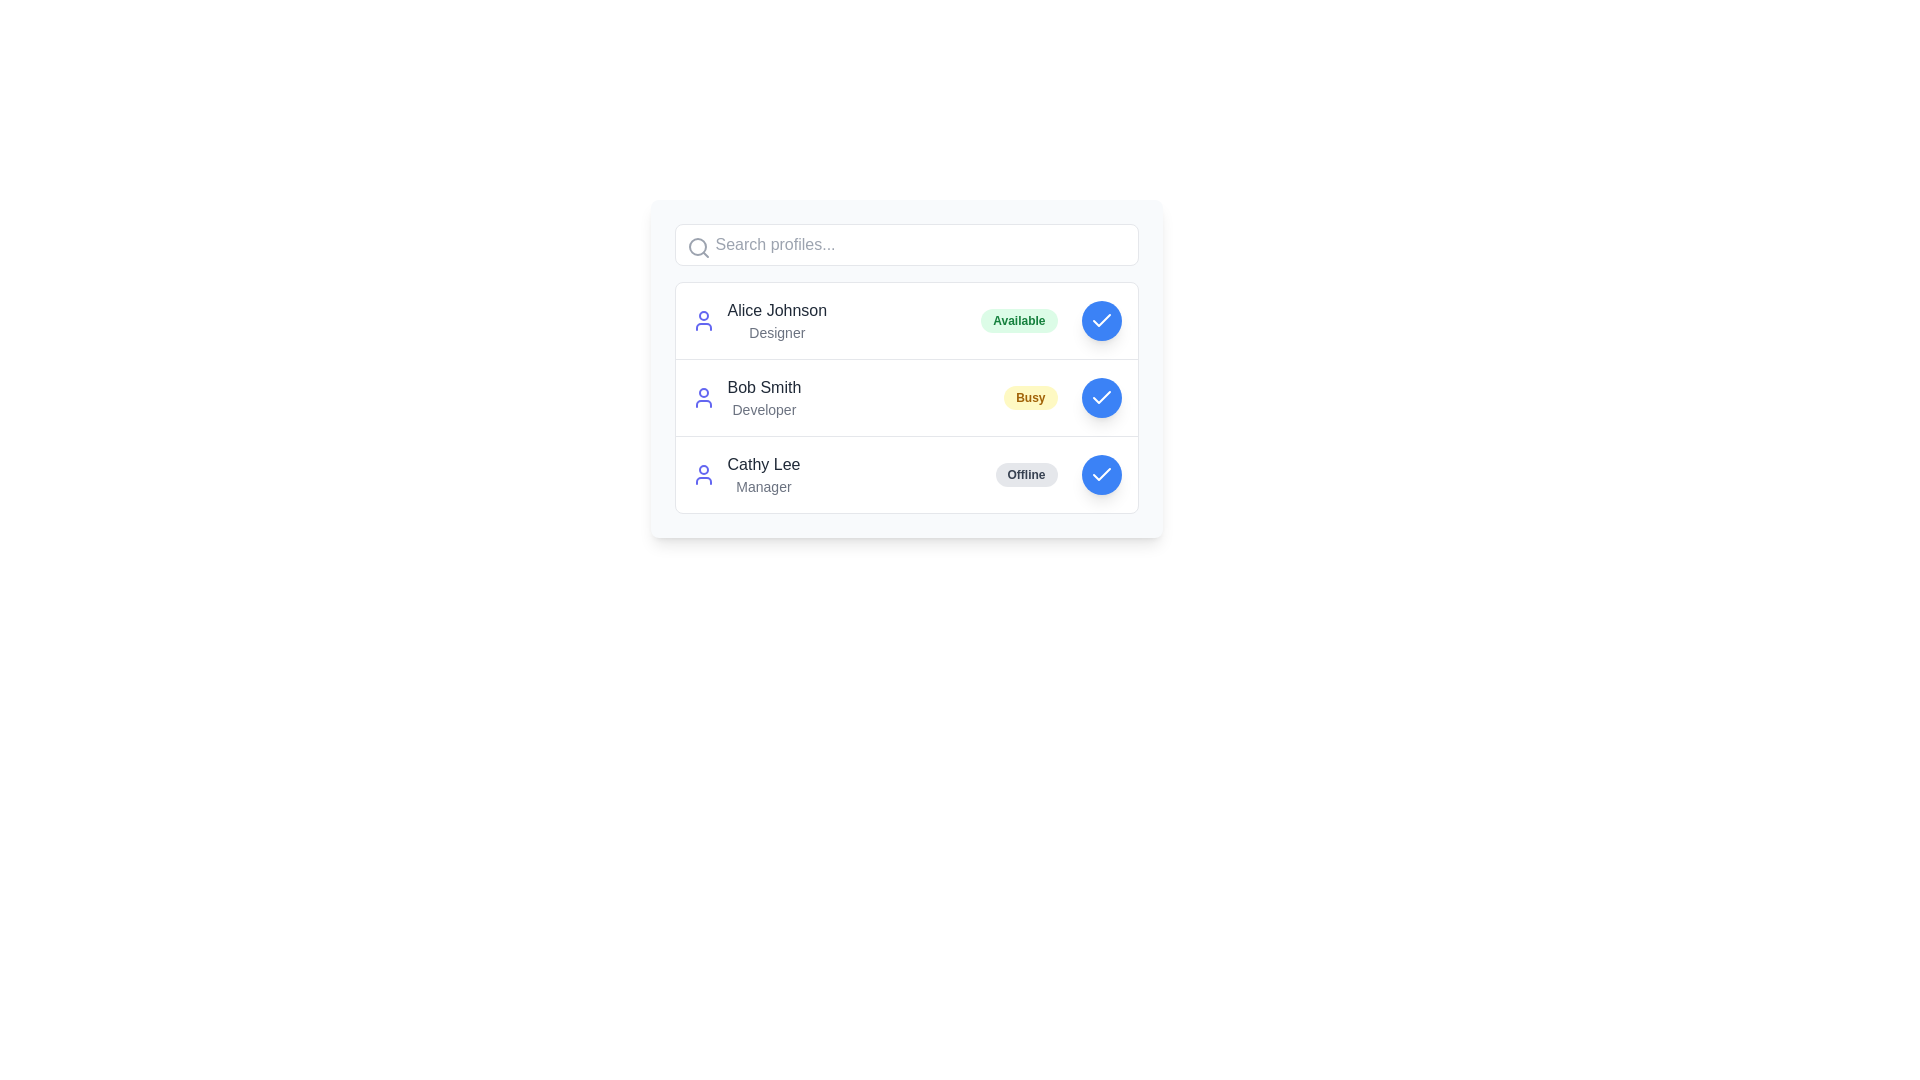  Describe the element at coordinates (762, 465) in the screenshot. I see `the label displaying the name 'Cathy Lee', which is located above the title 'Manager' in the user profile card` at that location.